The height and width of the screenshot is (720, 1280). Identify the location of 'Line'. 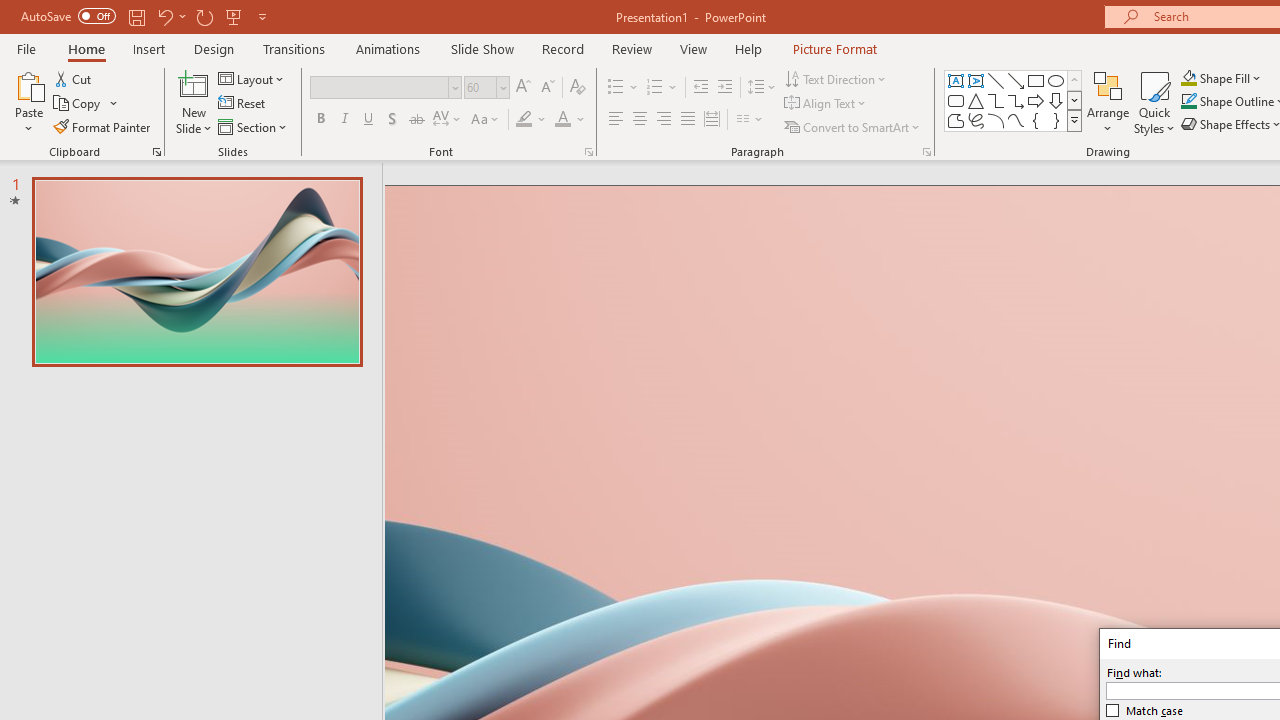
(995, 80).